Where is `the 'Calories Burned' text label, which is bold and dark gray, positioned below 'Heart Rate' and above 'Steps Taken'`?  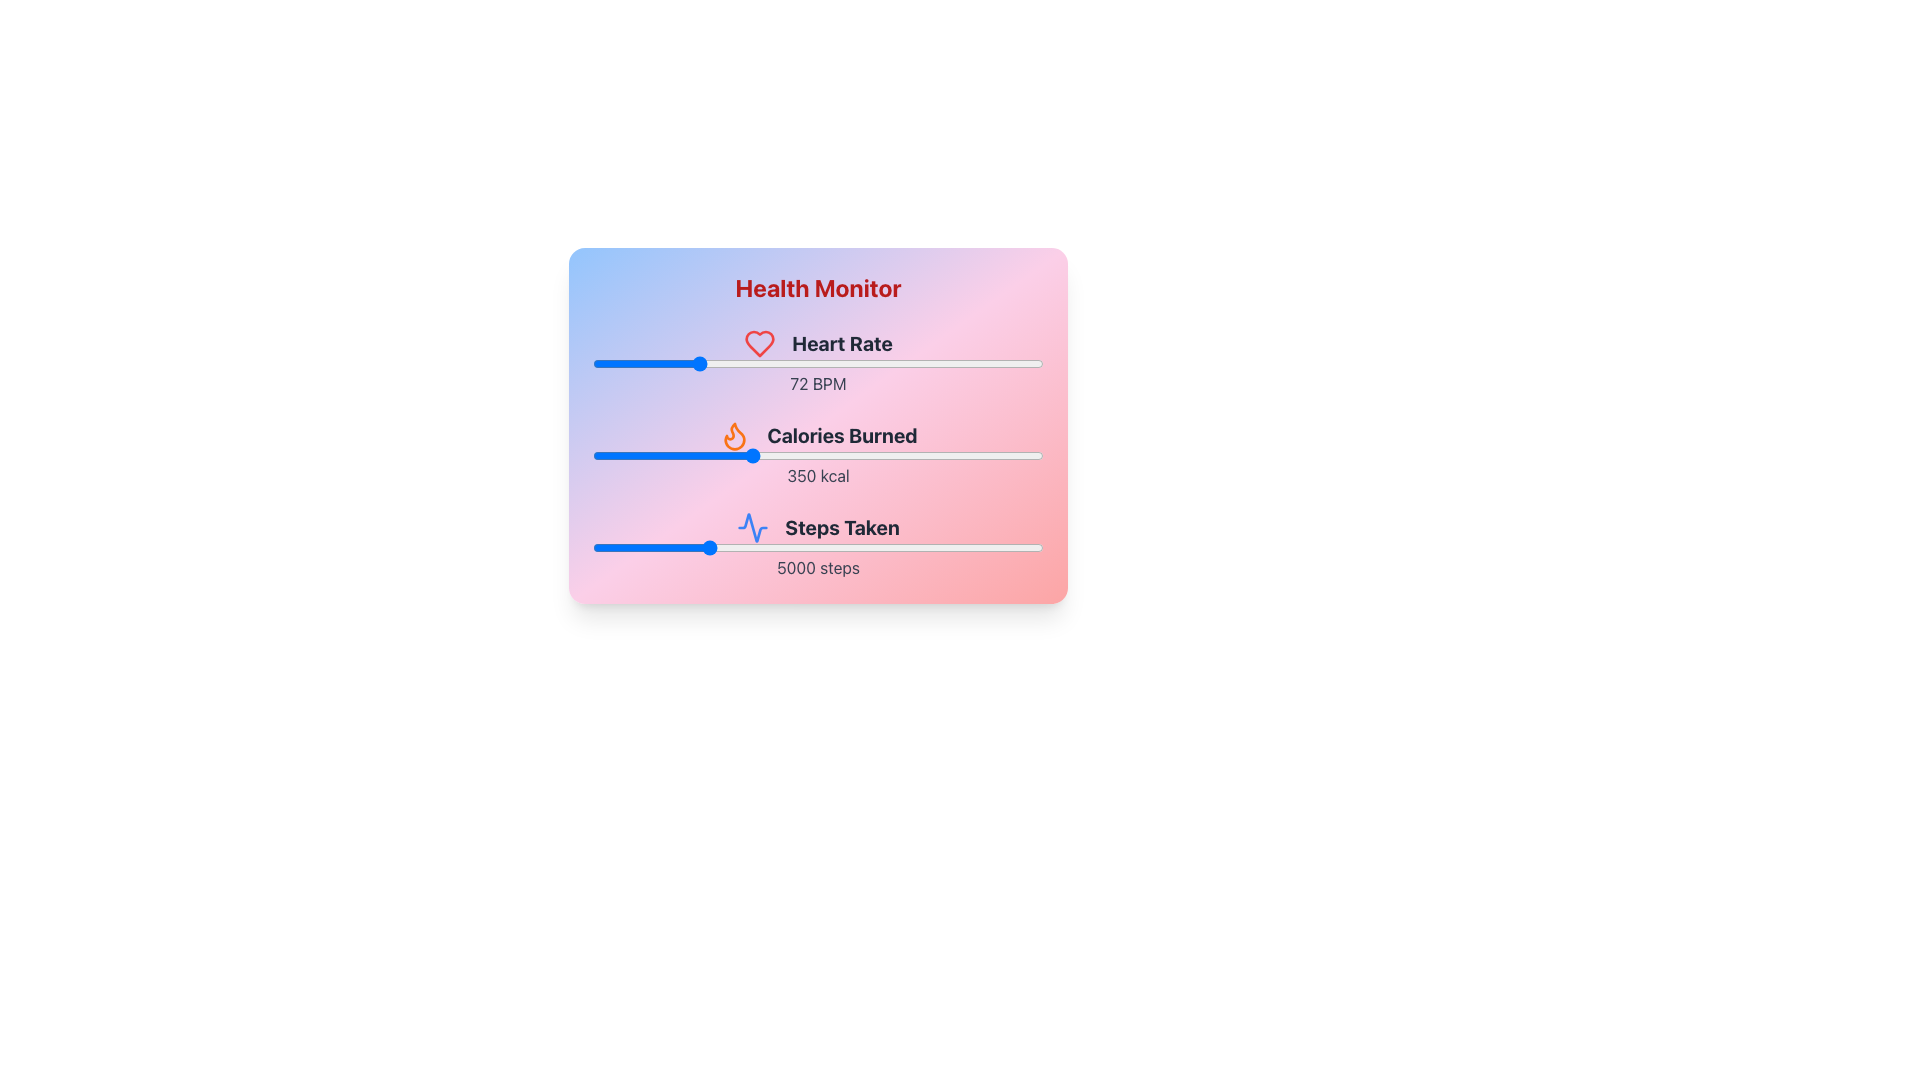 the 'Calories Burned' text label, which is bold and dark gray, positioned below 'Heart Rate' and above 'Steps Taken' is located at coordinates (842, 434).